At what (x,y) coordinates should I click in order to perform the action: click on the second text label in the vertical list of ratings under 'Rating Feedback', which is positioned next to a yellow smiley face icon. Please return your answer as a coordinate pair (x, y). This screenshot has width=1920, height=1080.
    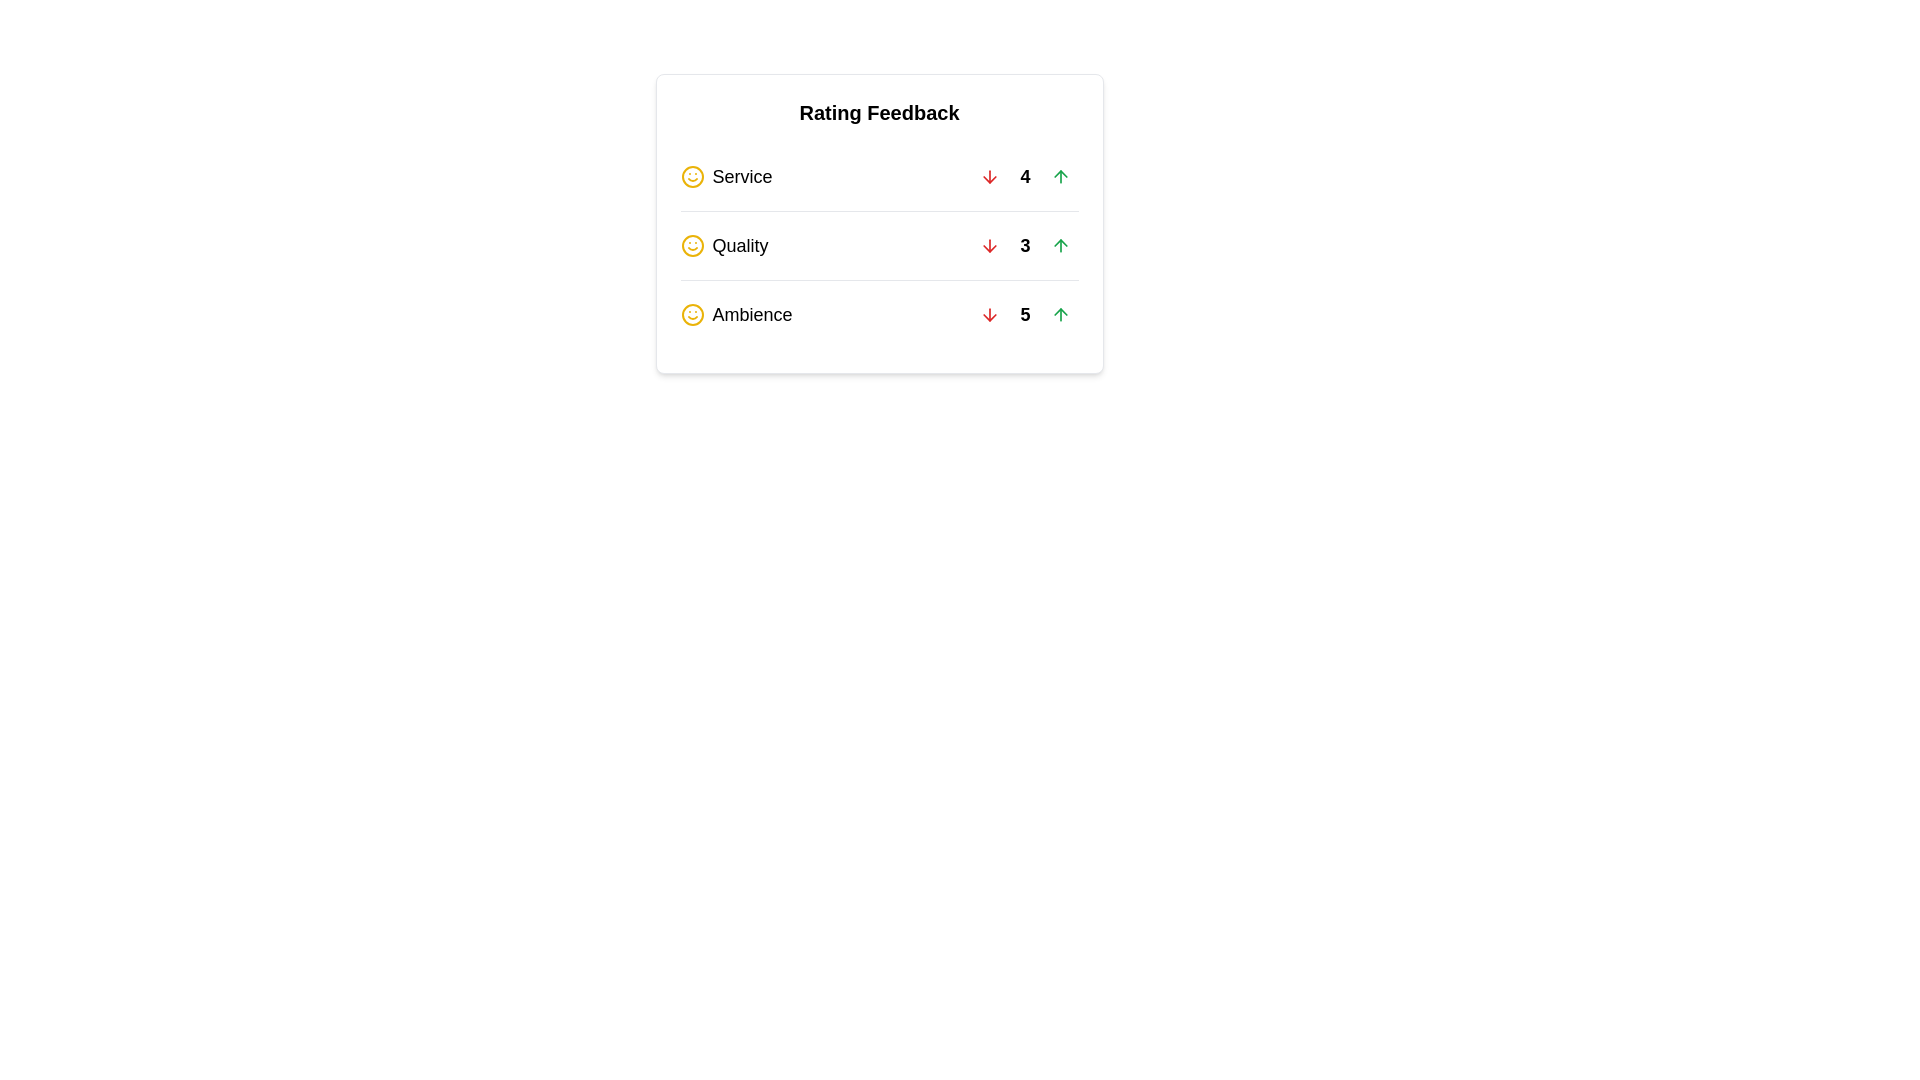
    Looking at the image, I should click on (739, 245).